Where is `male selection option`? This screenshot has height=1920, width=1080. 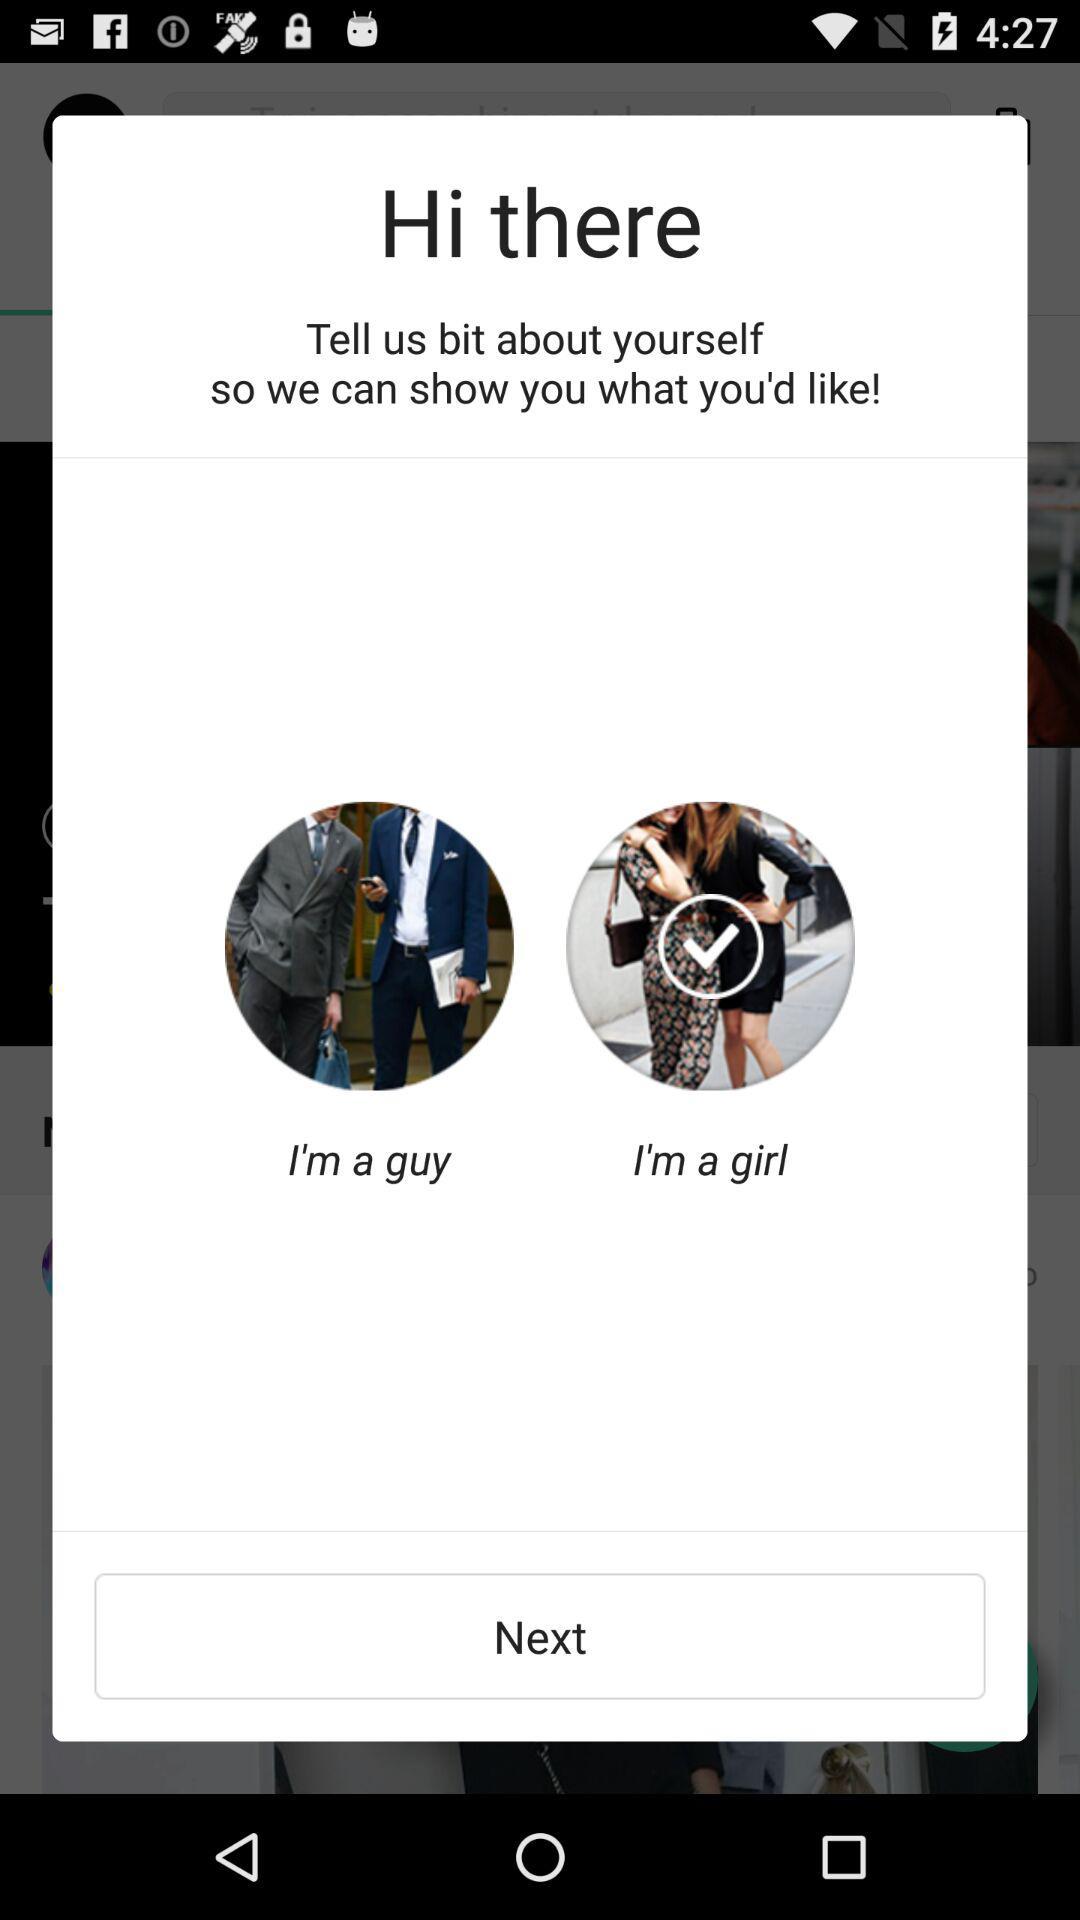
male selection option is located at coordinates (369, 945).